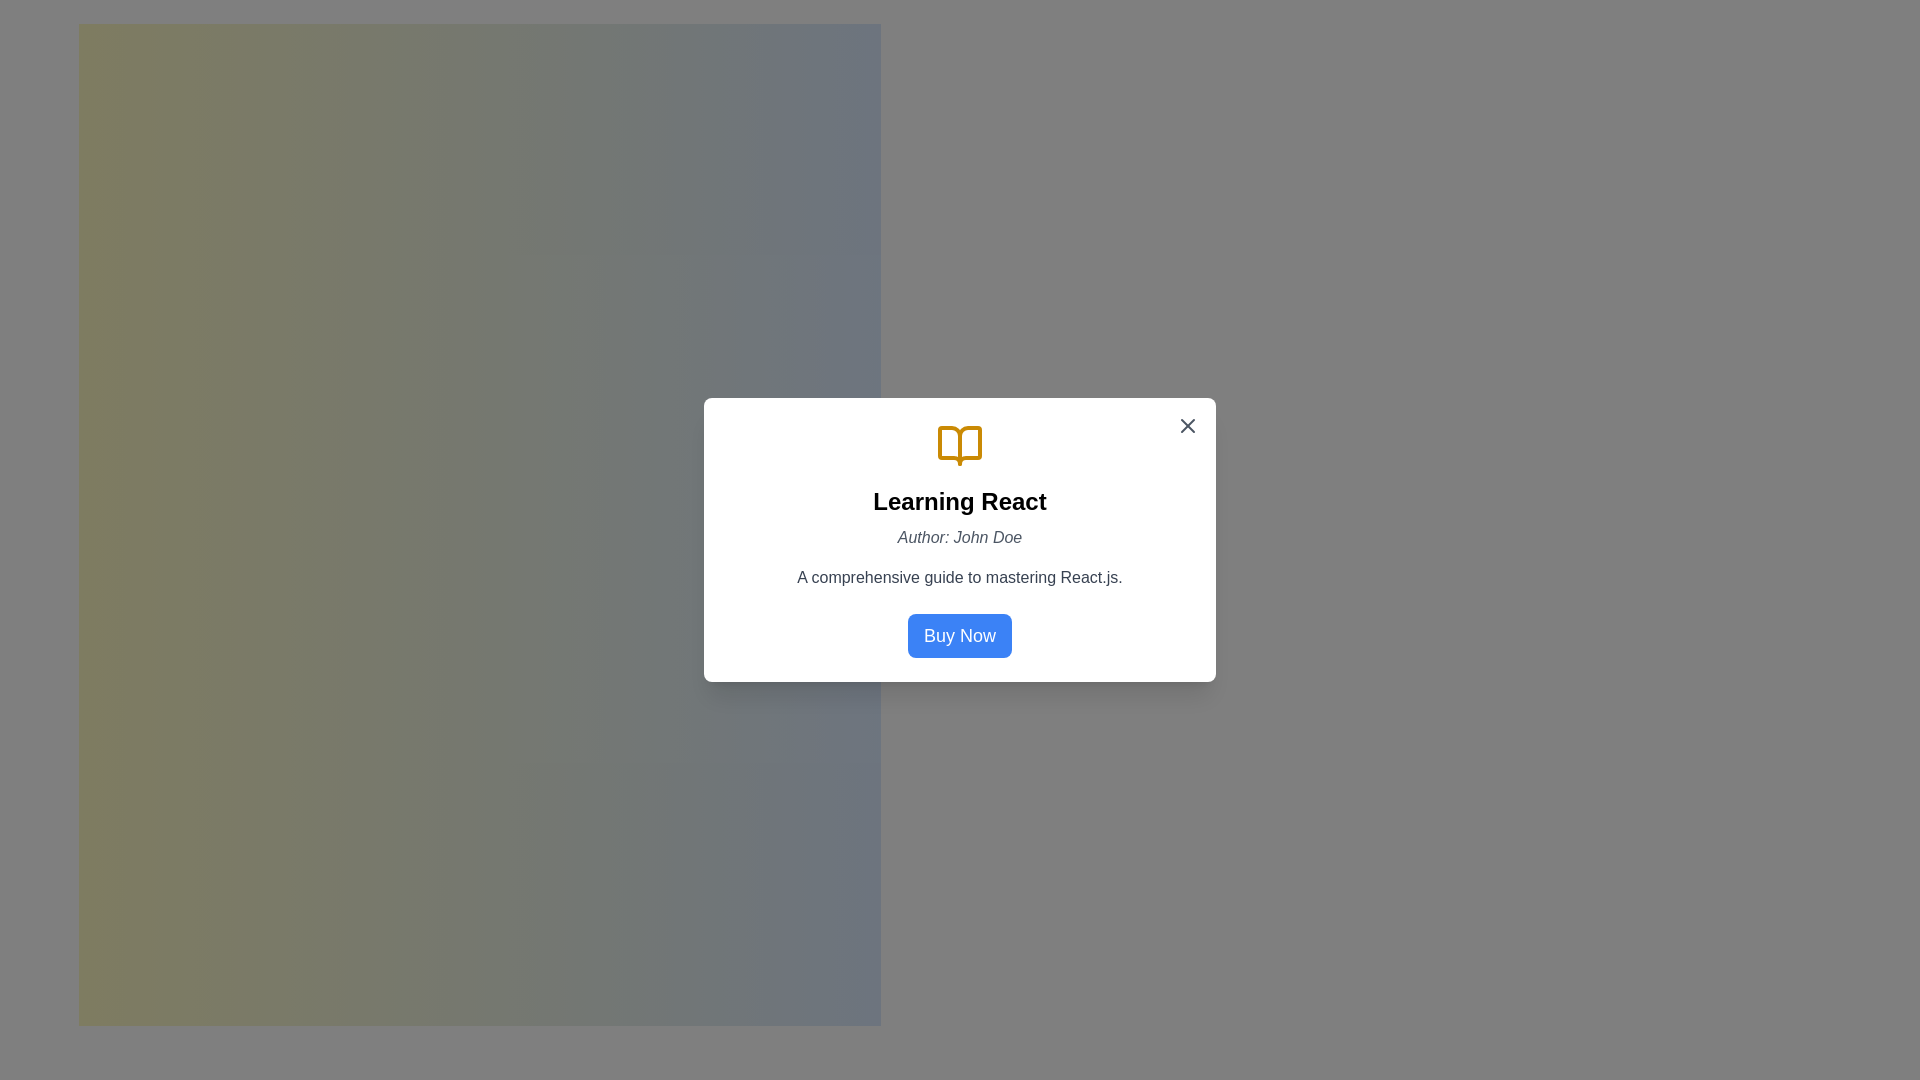 The image size is (1920, 1080). I want to click on the close button located in the top-right corner of the modal window, so click(1188, 424).